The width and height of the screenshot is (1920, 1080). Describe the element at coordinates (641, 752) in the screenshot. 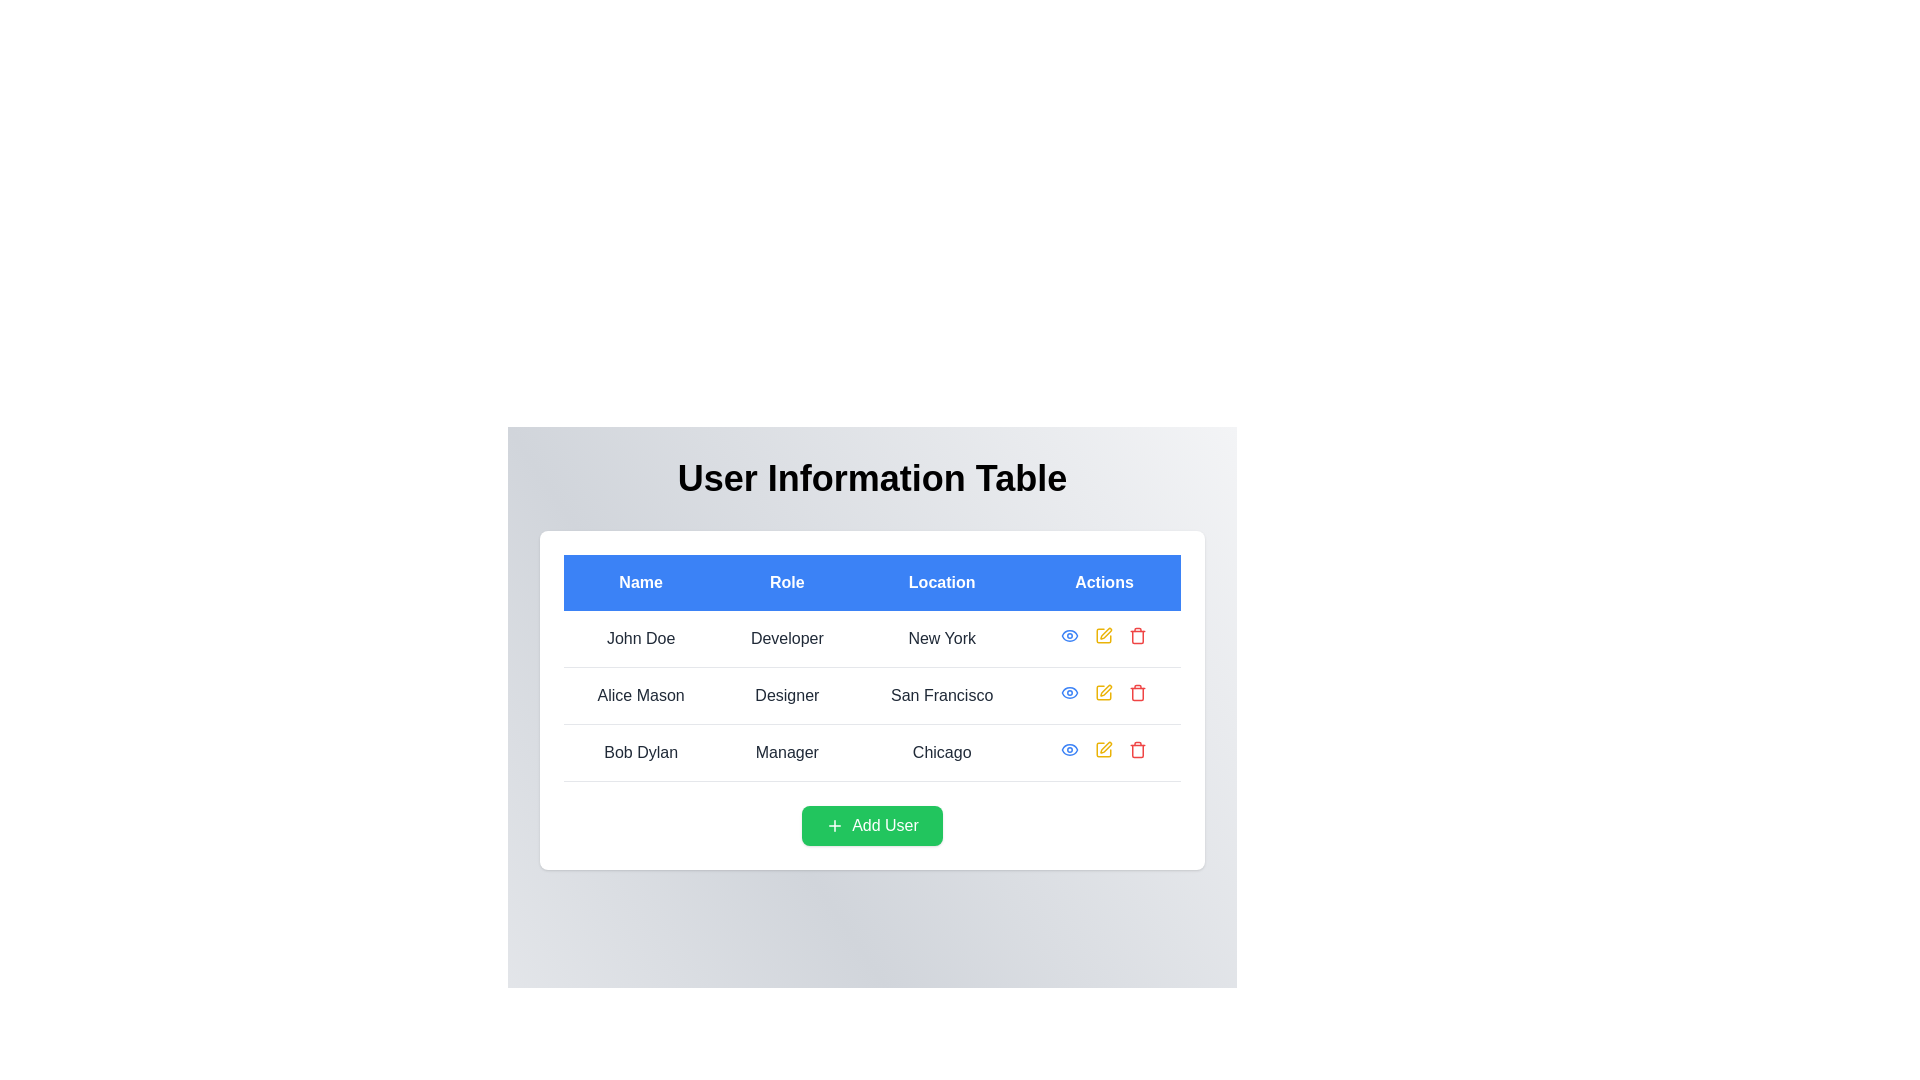

I see `the text label displaying 'Bob Dylan' in the Name column of the table, located in the third row` at that location.